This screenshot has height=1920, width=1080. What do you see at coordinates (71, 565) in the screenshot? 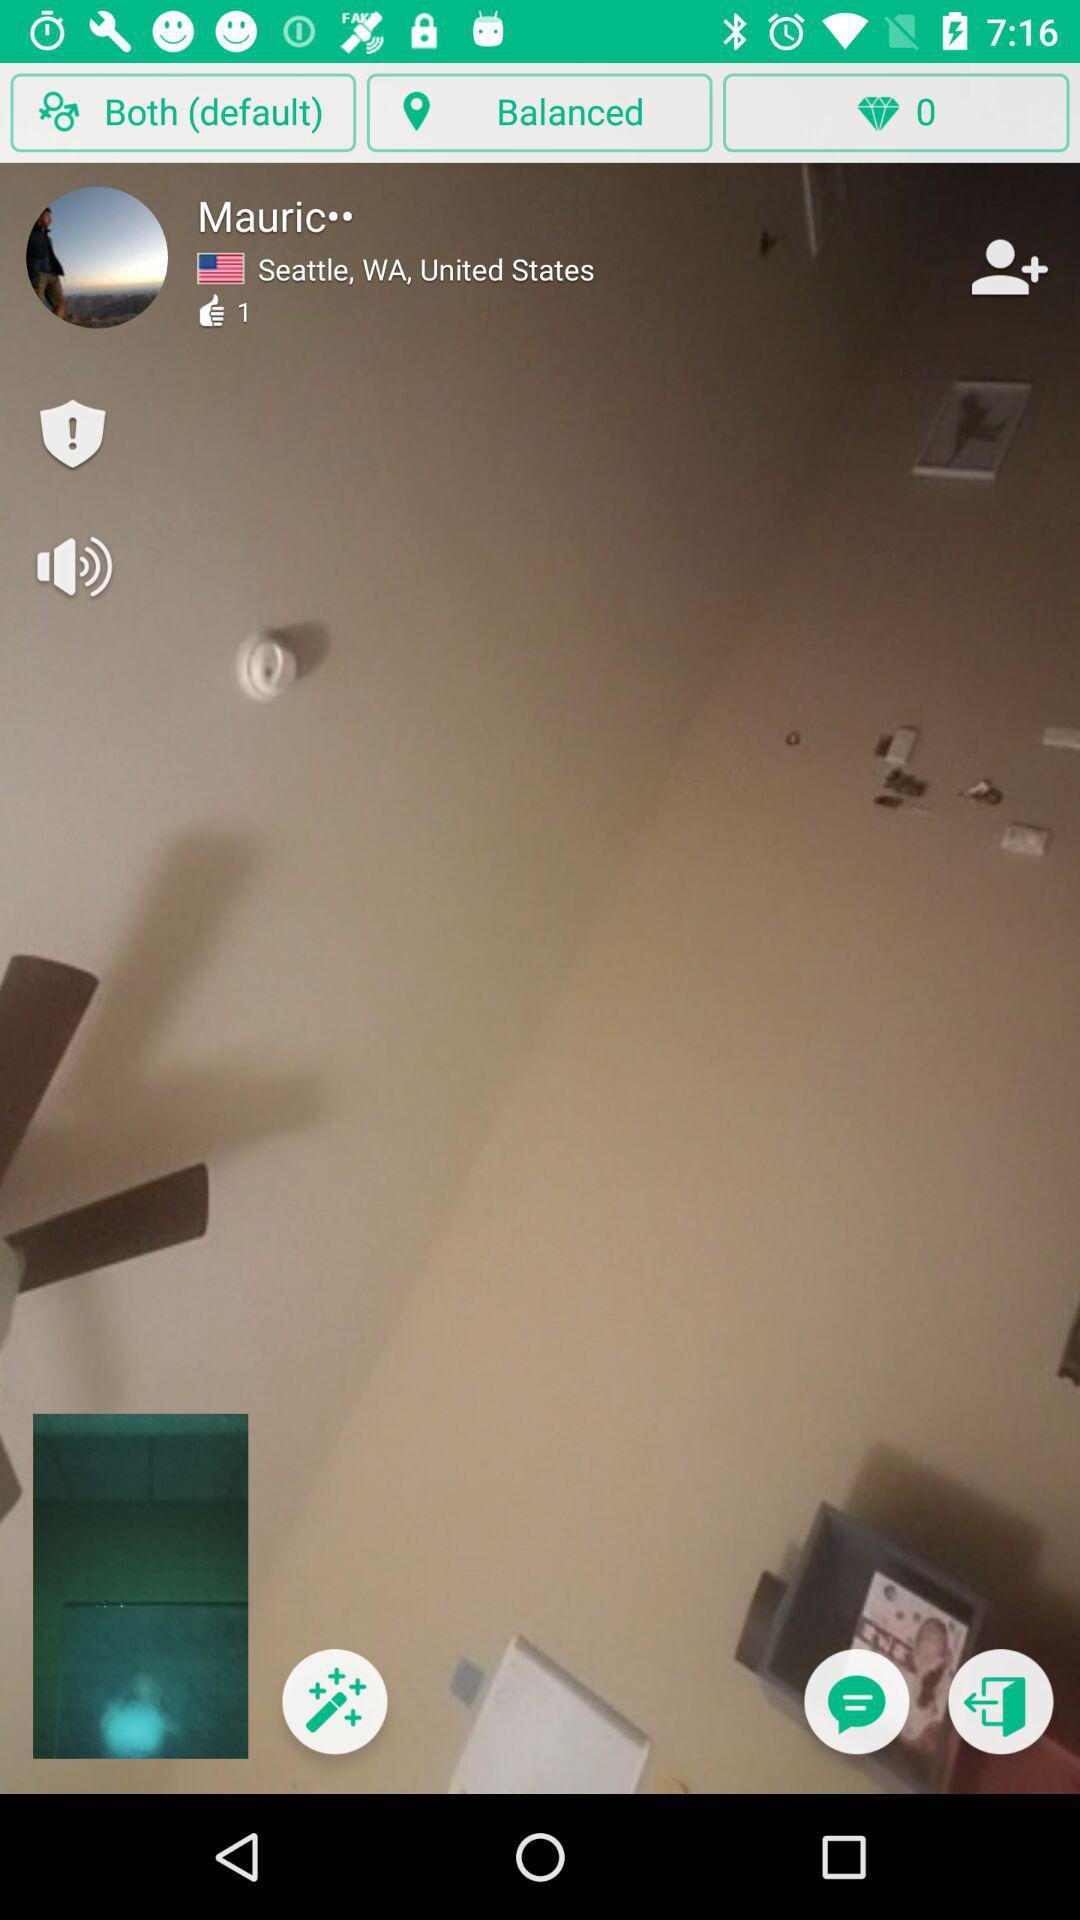
I see `the volume icon` at bounding box center [71, 565].